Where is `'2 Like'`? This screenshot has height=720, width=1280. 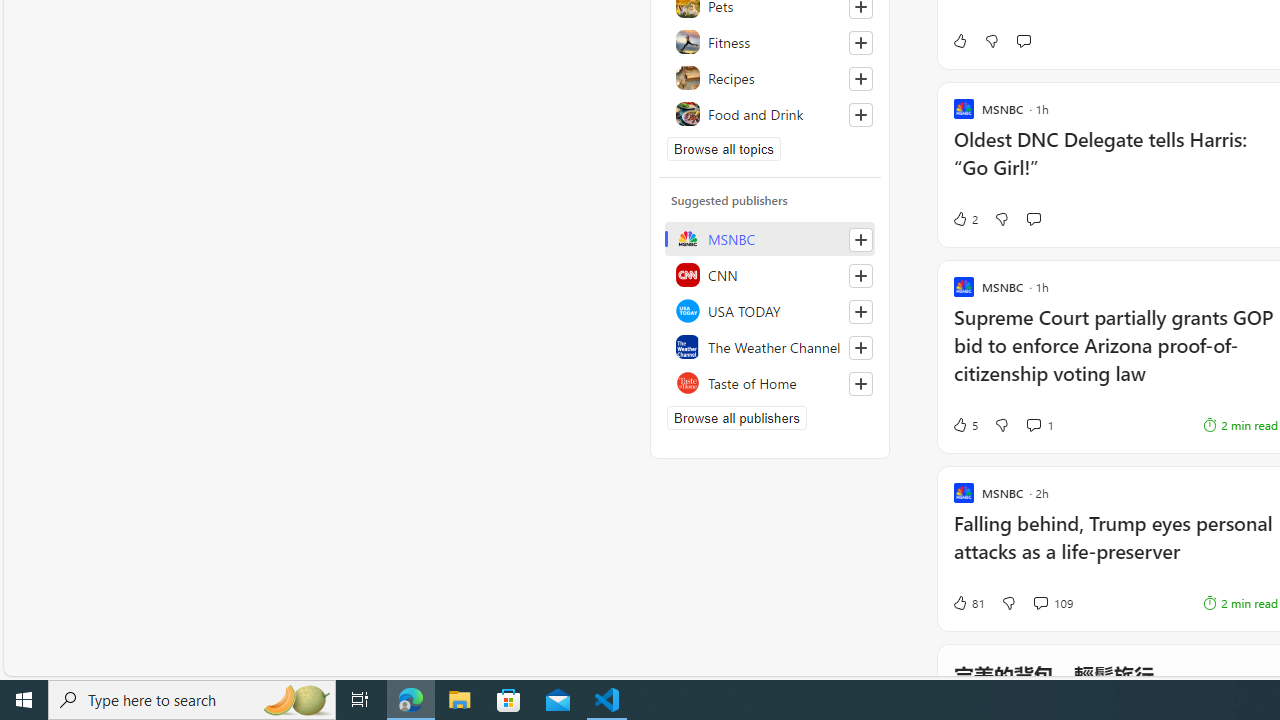
'2 Like' is located at coordinates (964, 219).